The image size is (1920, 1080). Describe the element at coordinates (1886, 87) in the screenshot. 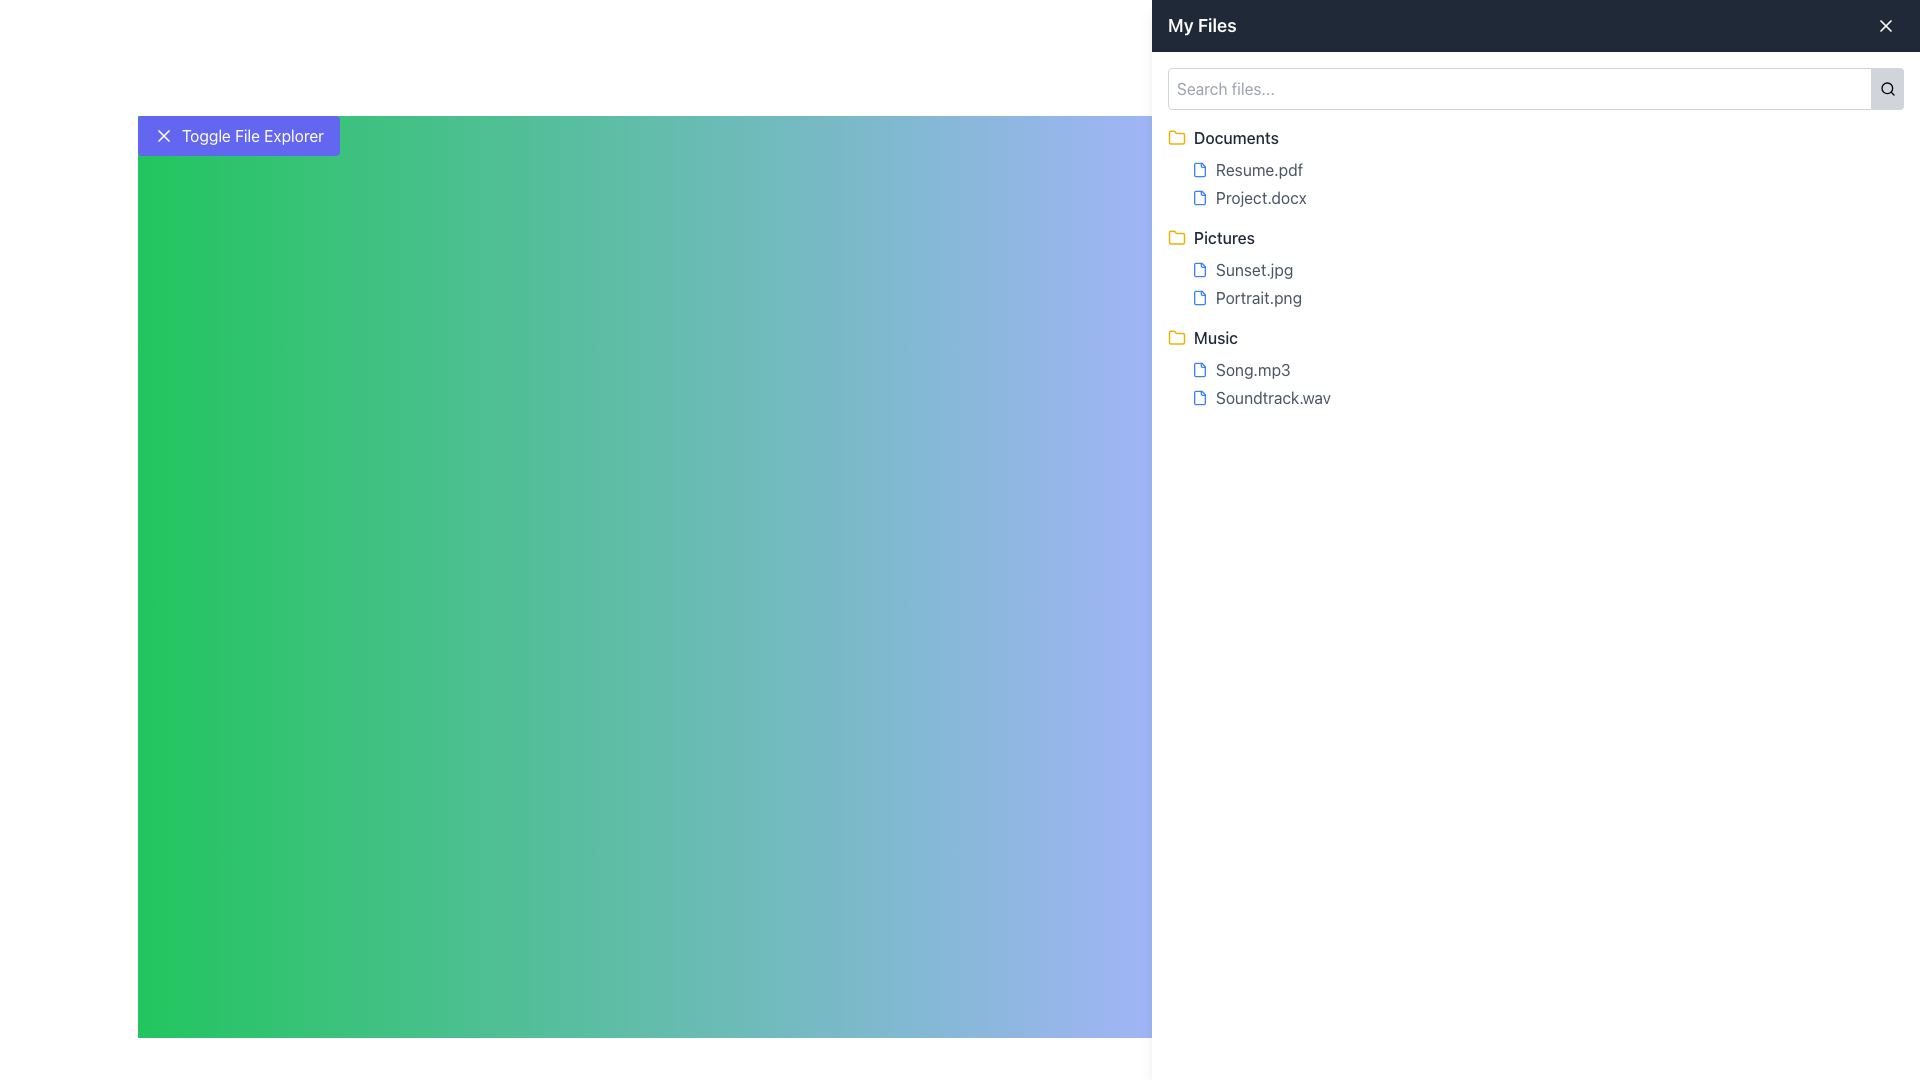

I see `the SVG Circle Component representing the magnifying glass icon in the top-right corner of the interactive search bar area` at that location.